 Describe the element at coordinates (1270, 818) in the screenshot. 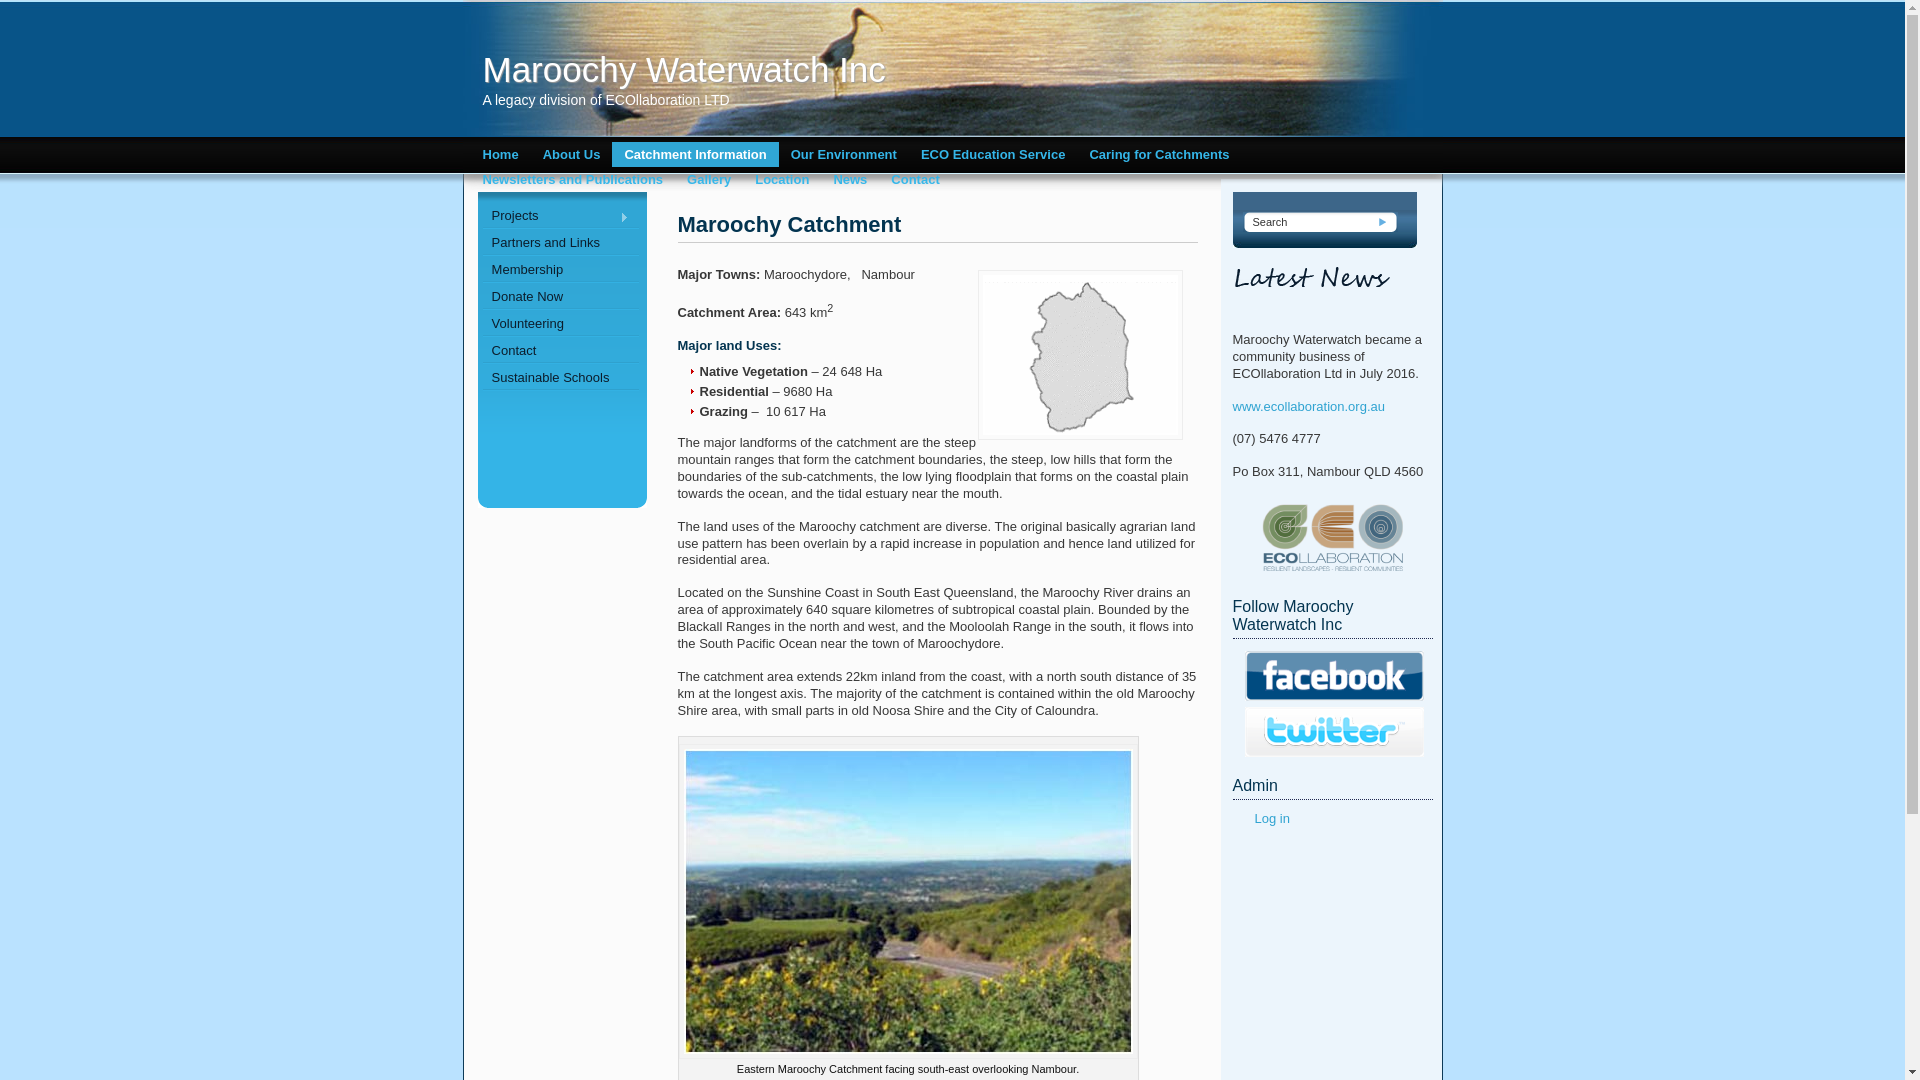

I see `'Log in'` at that location.